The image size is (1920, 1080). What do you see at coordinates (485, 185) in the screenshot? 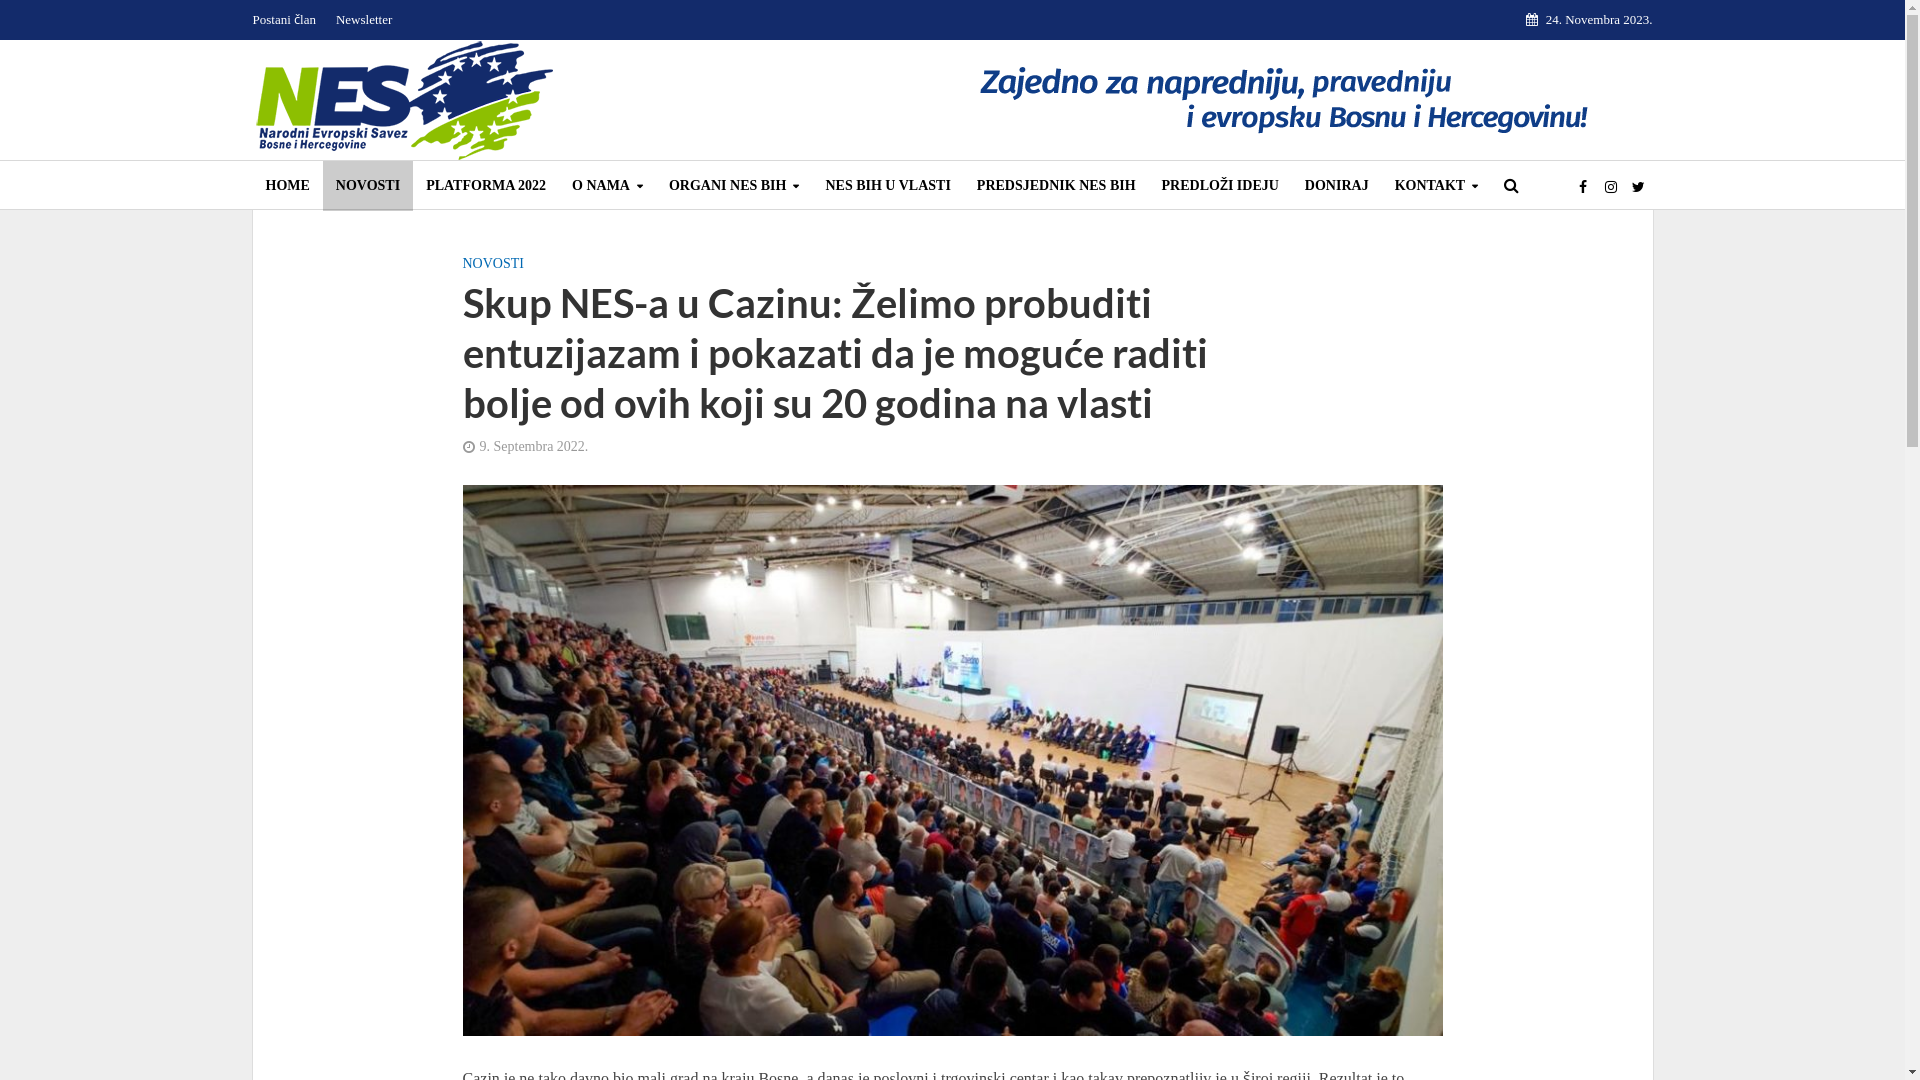
I see `'PLATFORMA 2022'` at bounding box center [485, 185].